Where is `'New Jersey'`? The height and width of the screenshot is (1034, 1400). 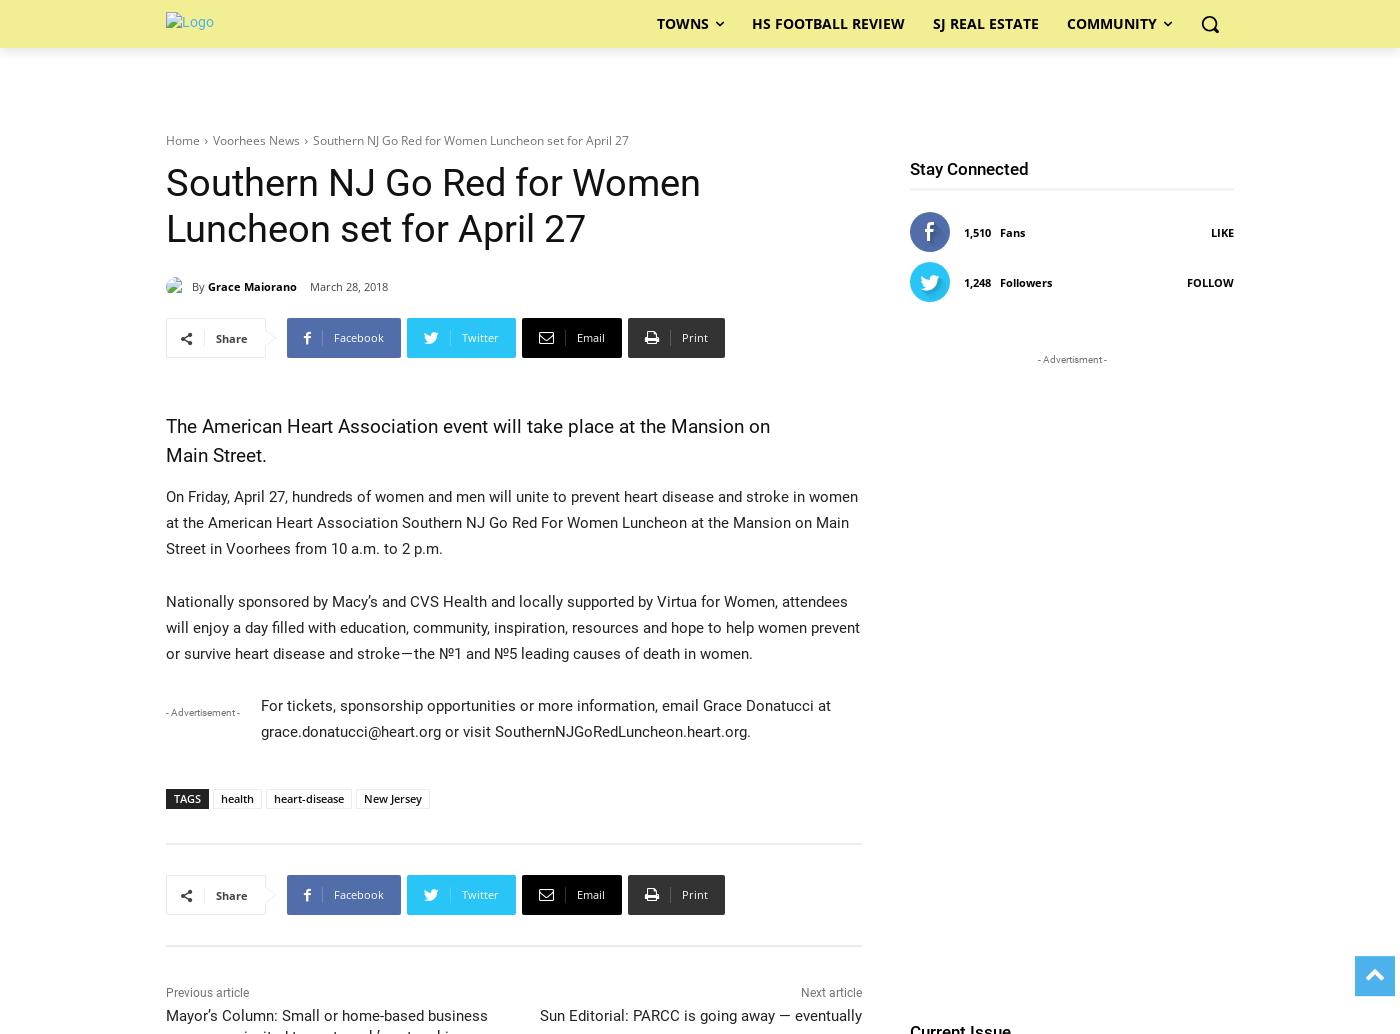 'New Jersey' is located at coordinates (392, 797).